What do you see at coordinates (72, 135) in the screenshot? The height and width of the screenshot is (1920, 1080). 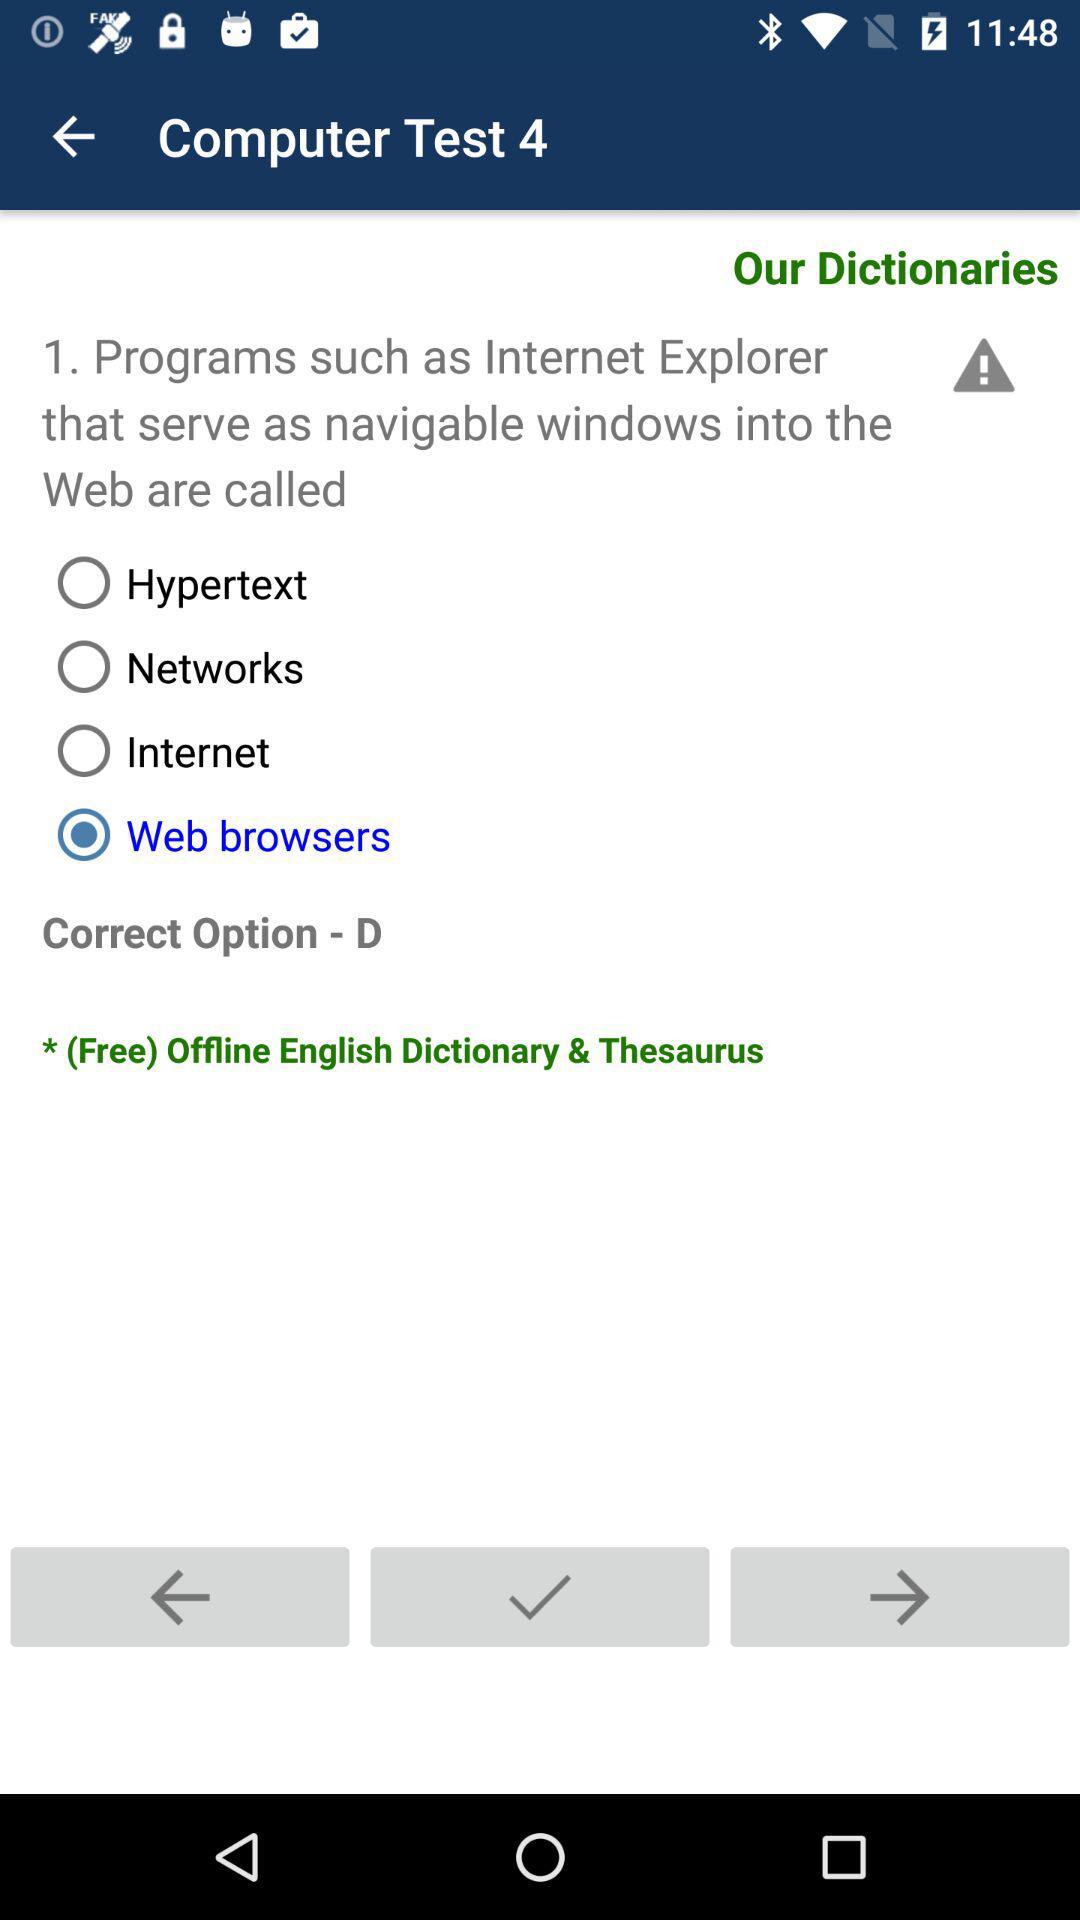 I see `icon above our dictionaries` at bounding box center [72, 135].